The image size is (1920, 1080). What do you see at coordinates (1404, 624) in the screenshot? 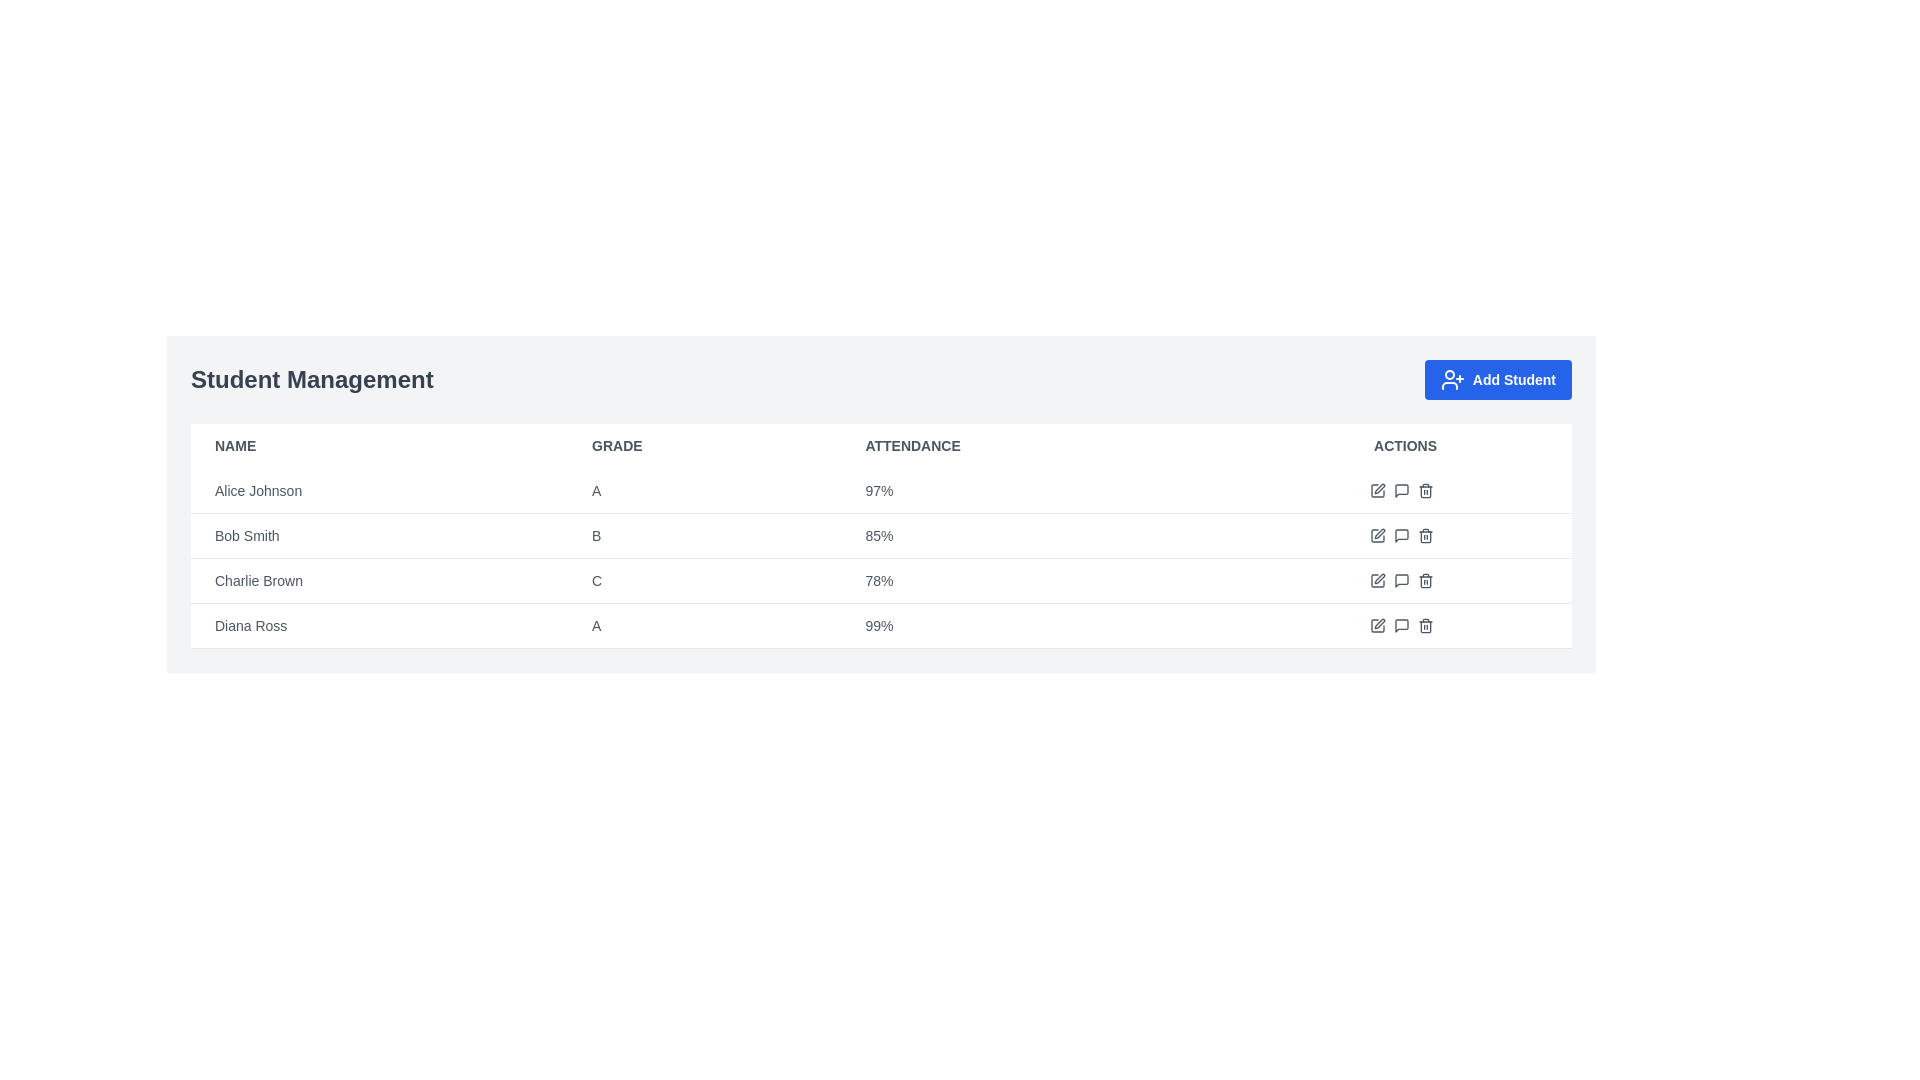
I see `the 'edit' icon in the action buttons group located in the Actions column of the row for 'Diana Ross' to modify the row data` at bounding box center [1404, 624].